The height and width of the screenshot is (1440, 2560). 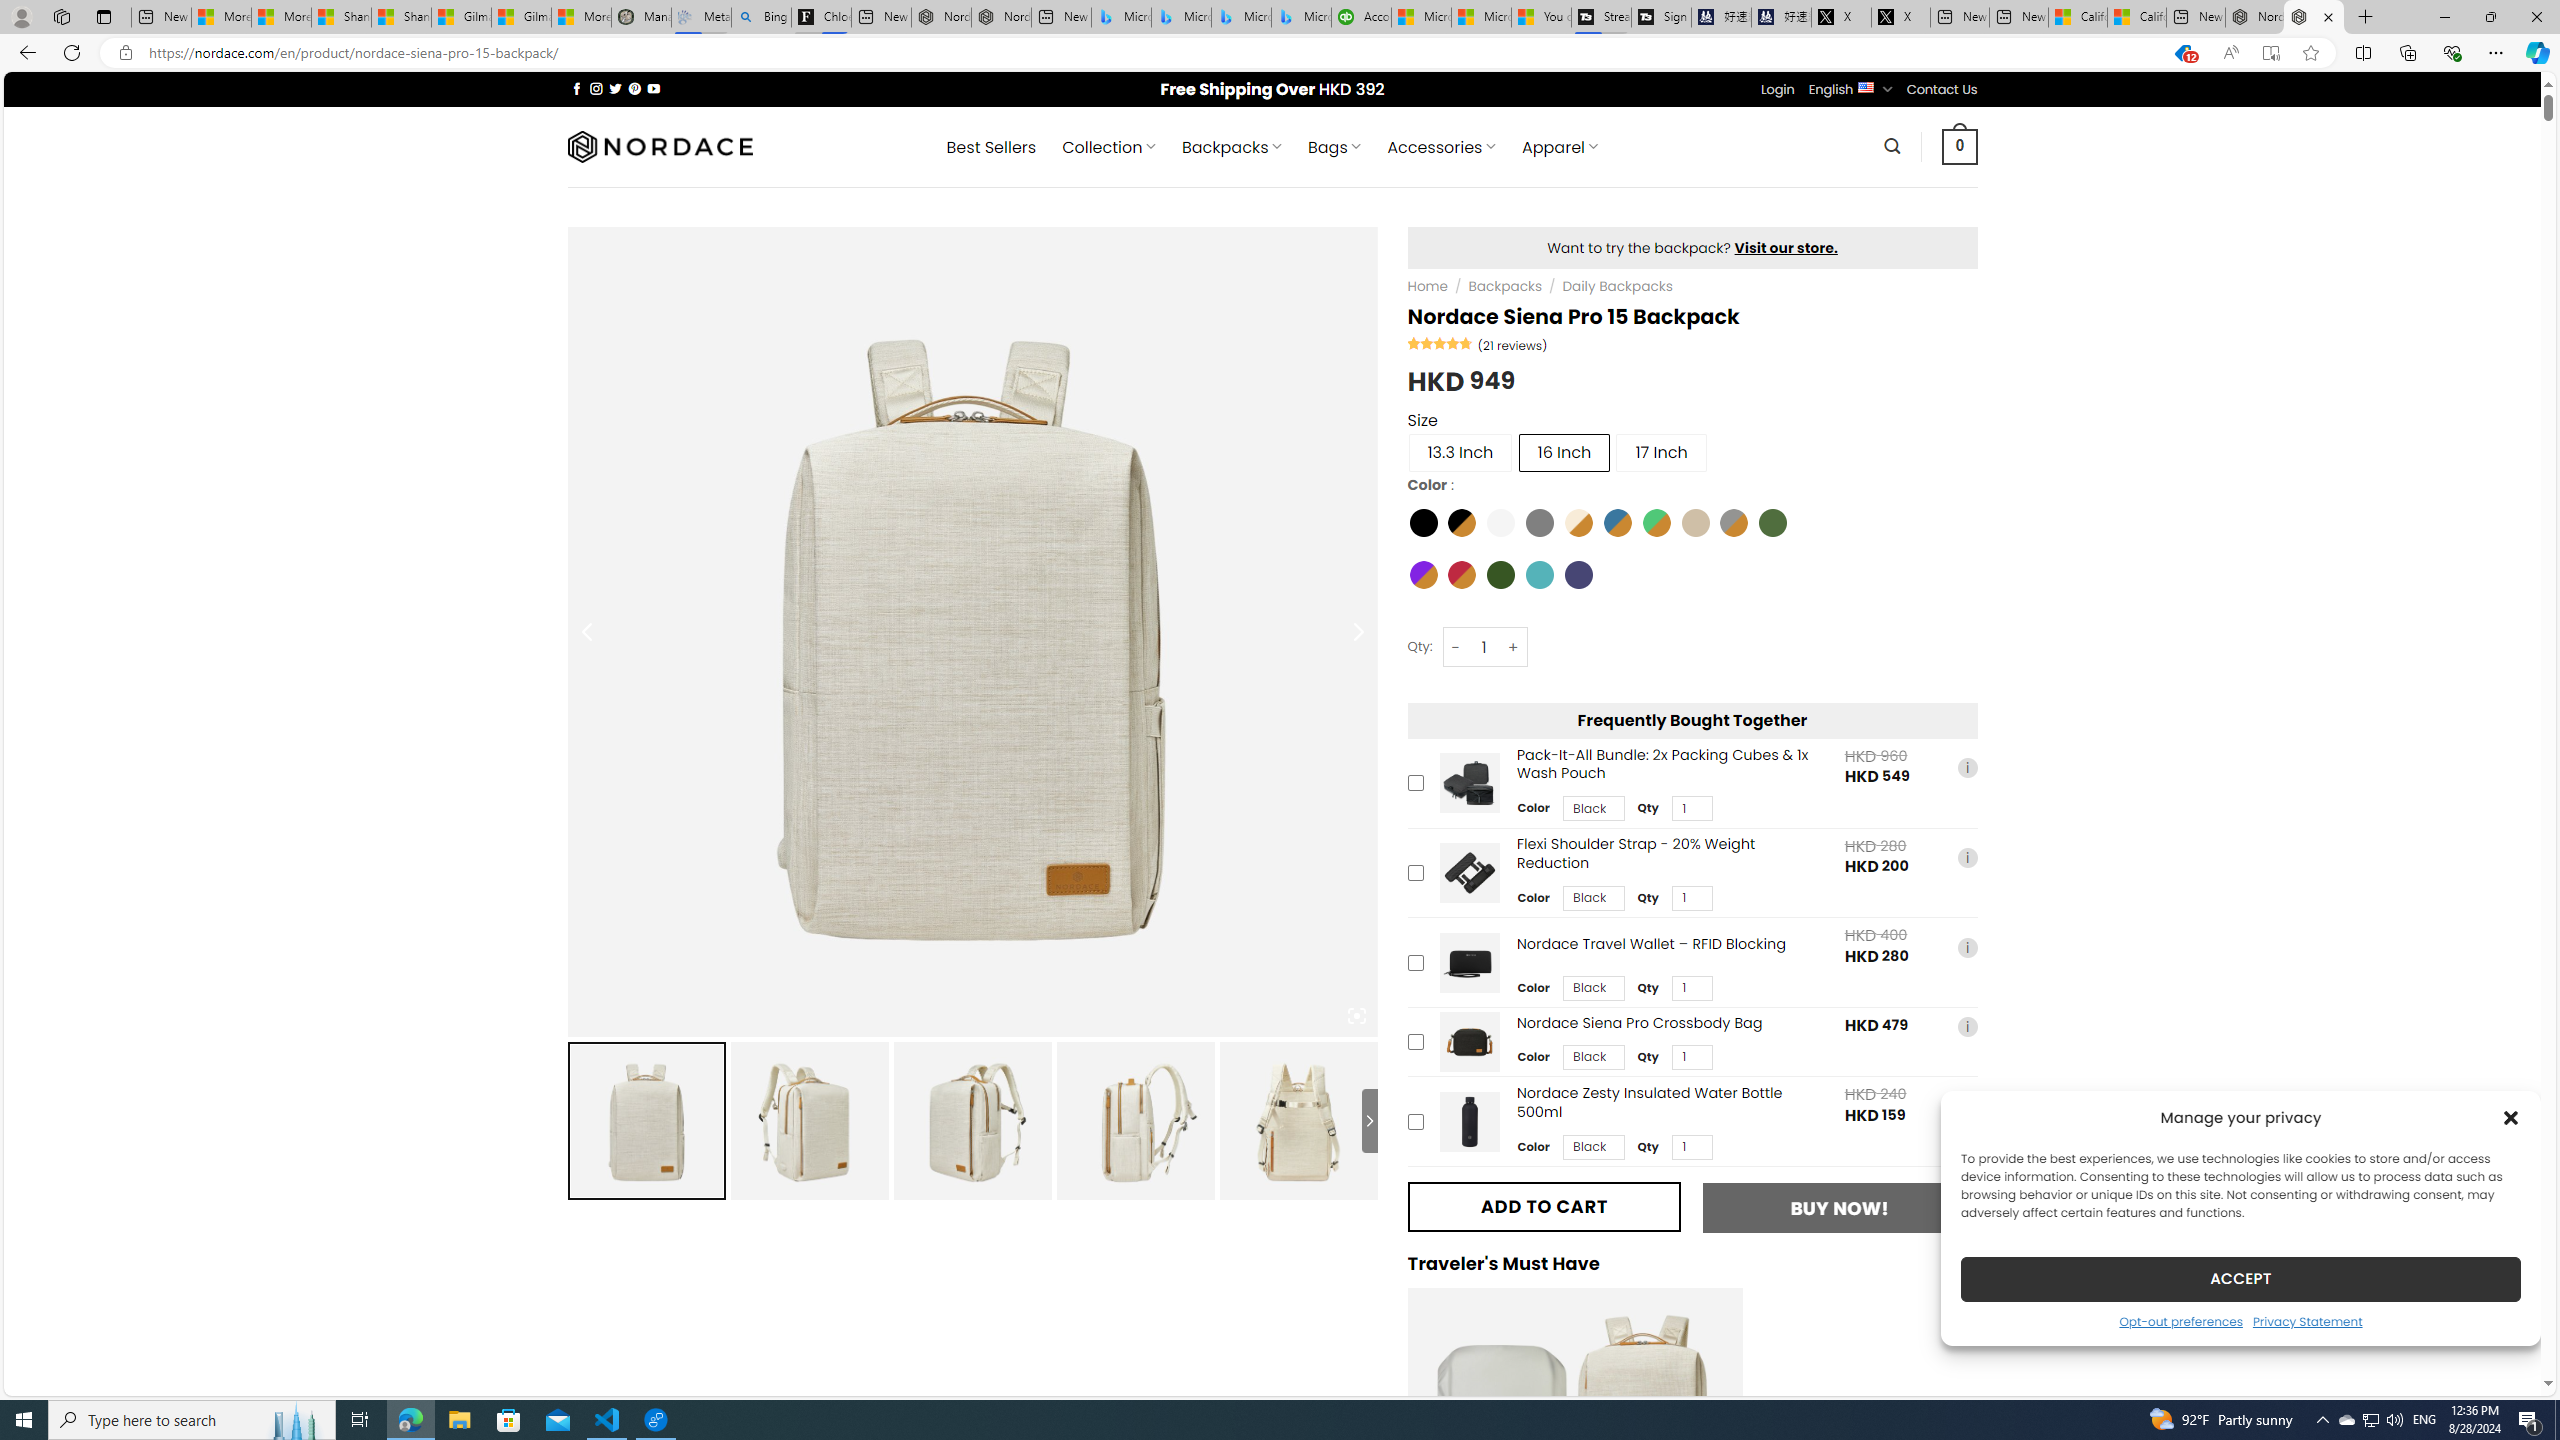 What do you see at coordinates (1513, 647) in the screenshot?
I see `'+'` at bounding box center [1513, 647].